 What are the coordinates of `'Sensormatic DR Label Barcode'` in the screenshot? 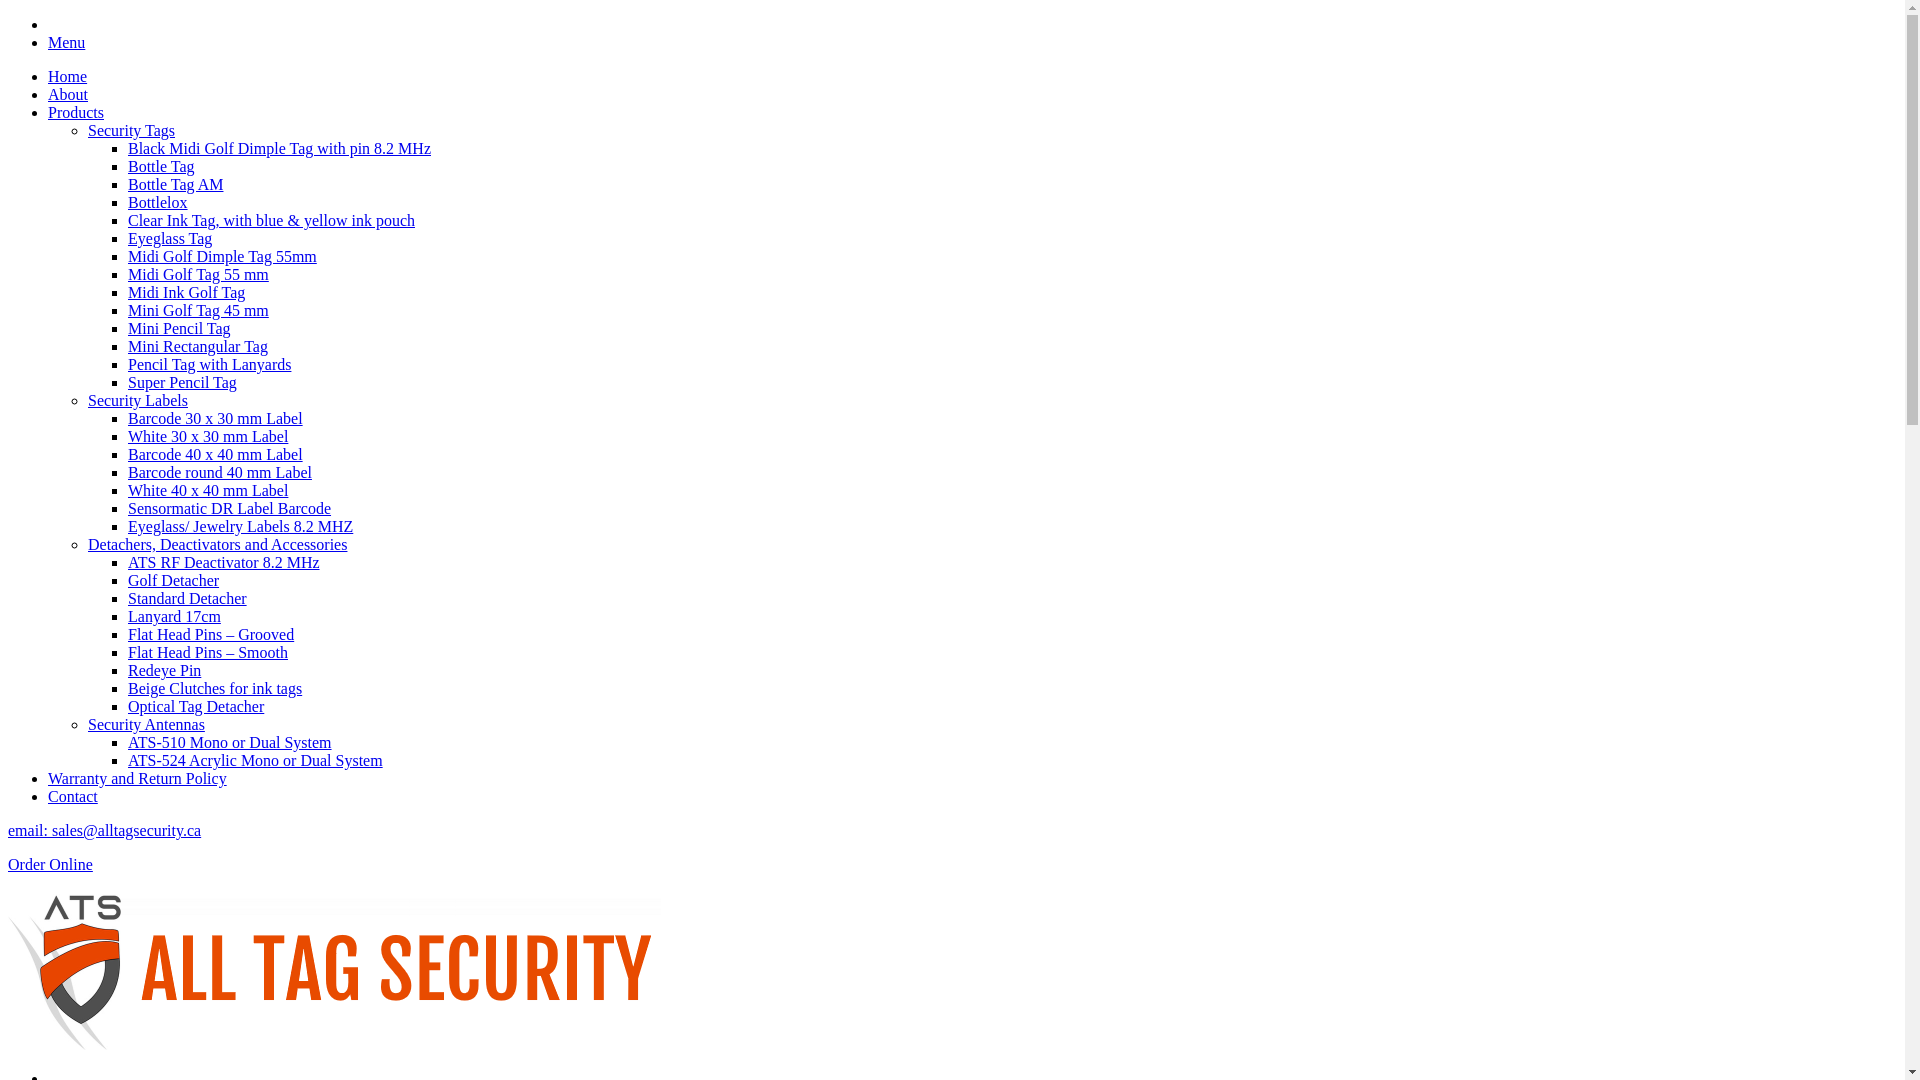 It's located at (229, 507).